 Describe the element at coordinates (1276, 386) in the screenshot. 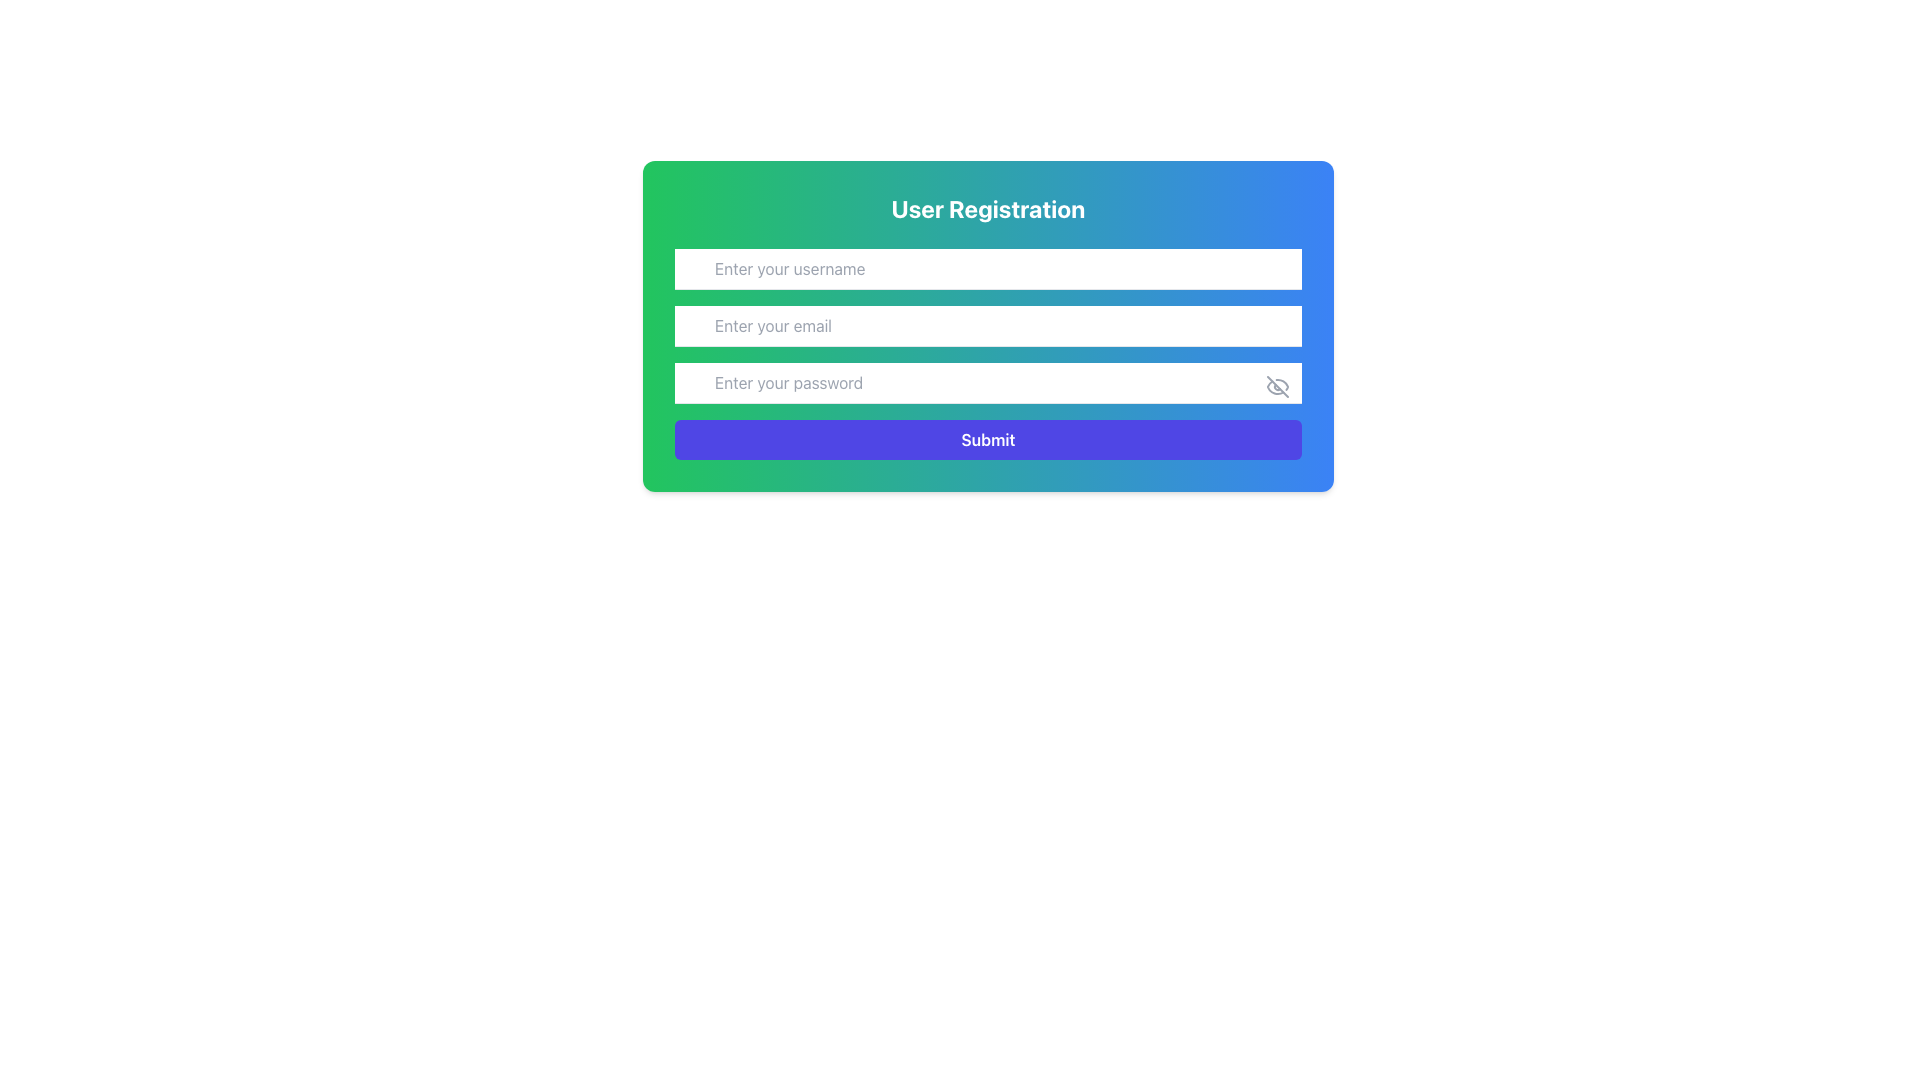

I see `the visibility toggle button for the password input field located at the top right corner inside the password input field` at that location.